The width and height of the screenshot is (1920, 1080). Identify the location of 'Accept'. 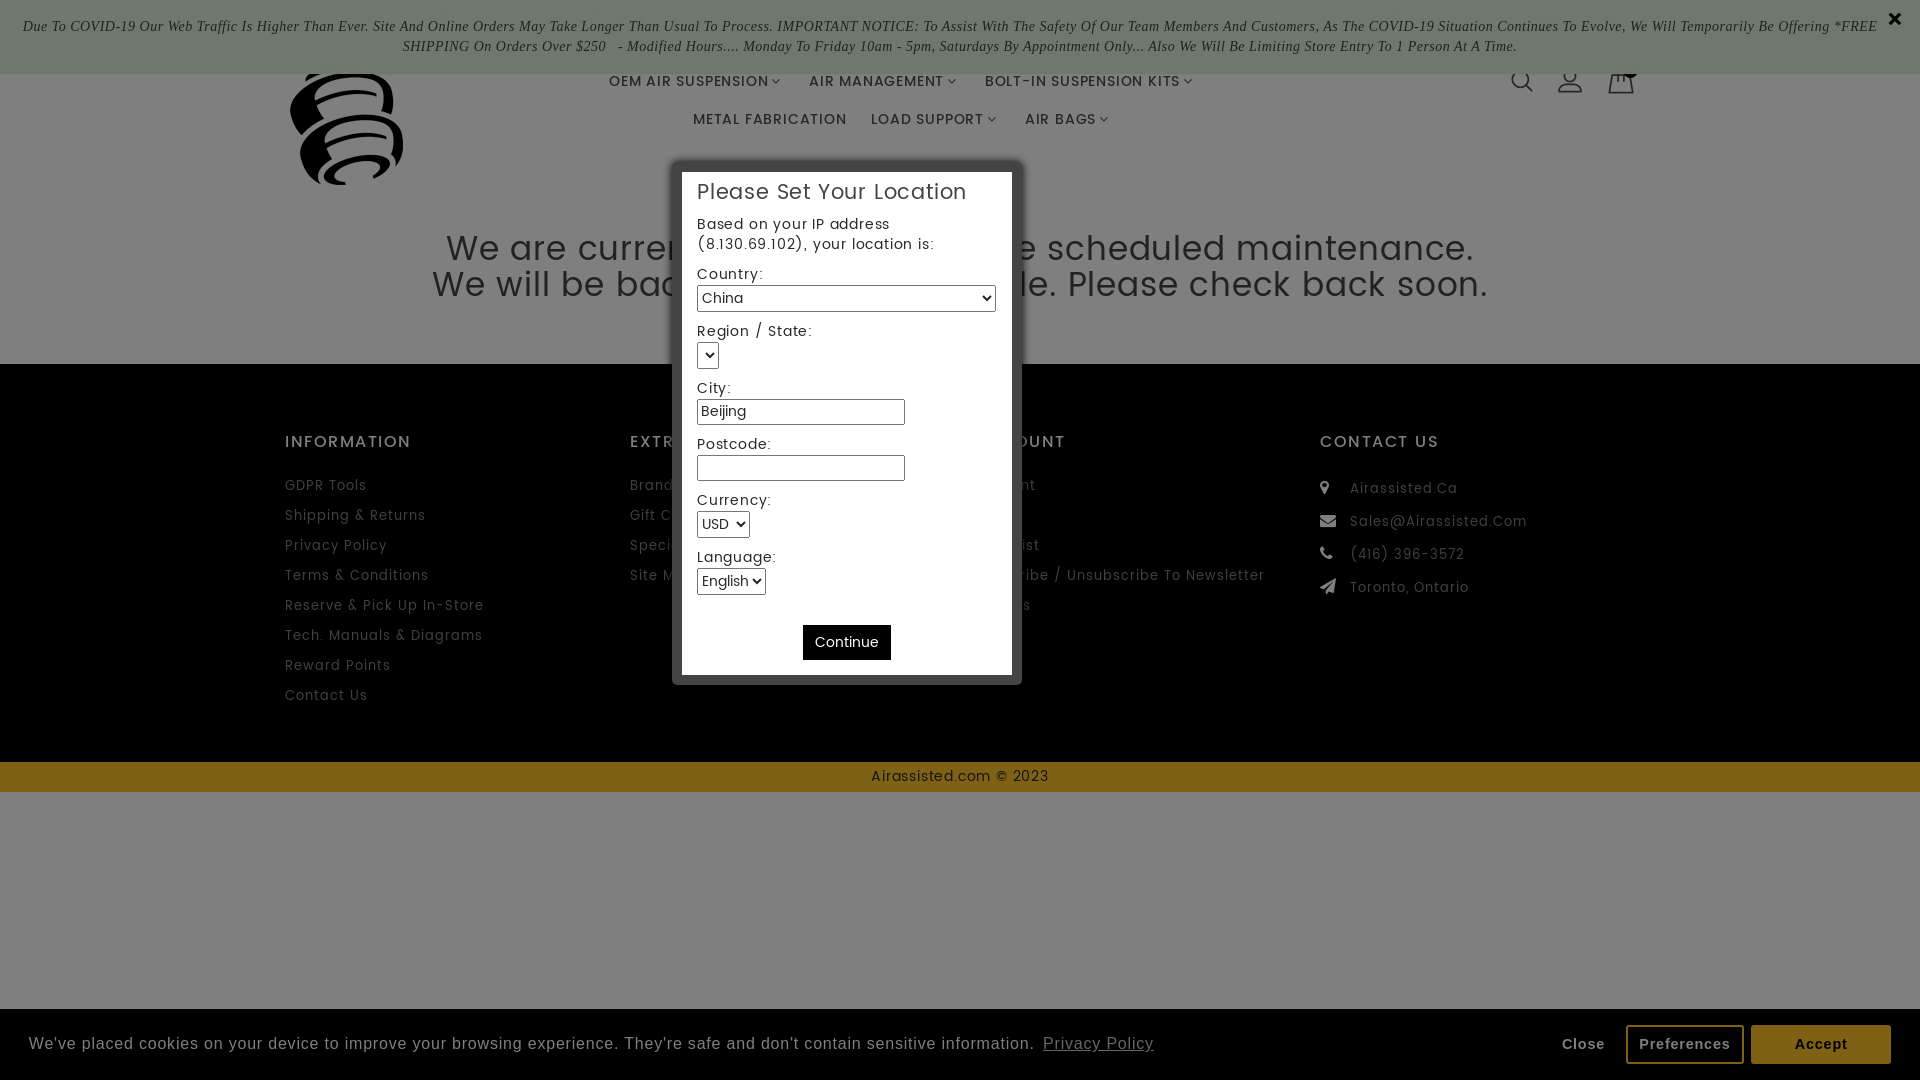
(1820, 1043).